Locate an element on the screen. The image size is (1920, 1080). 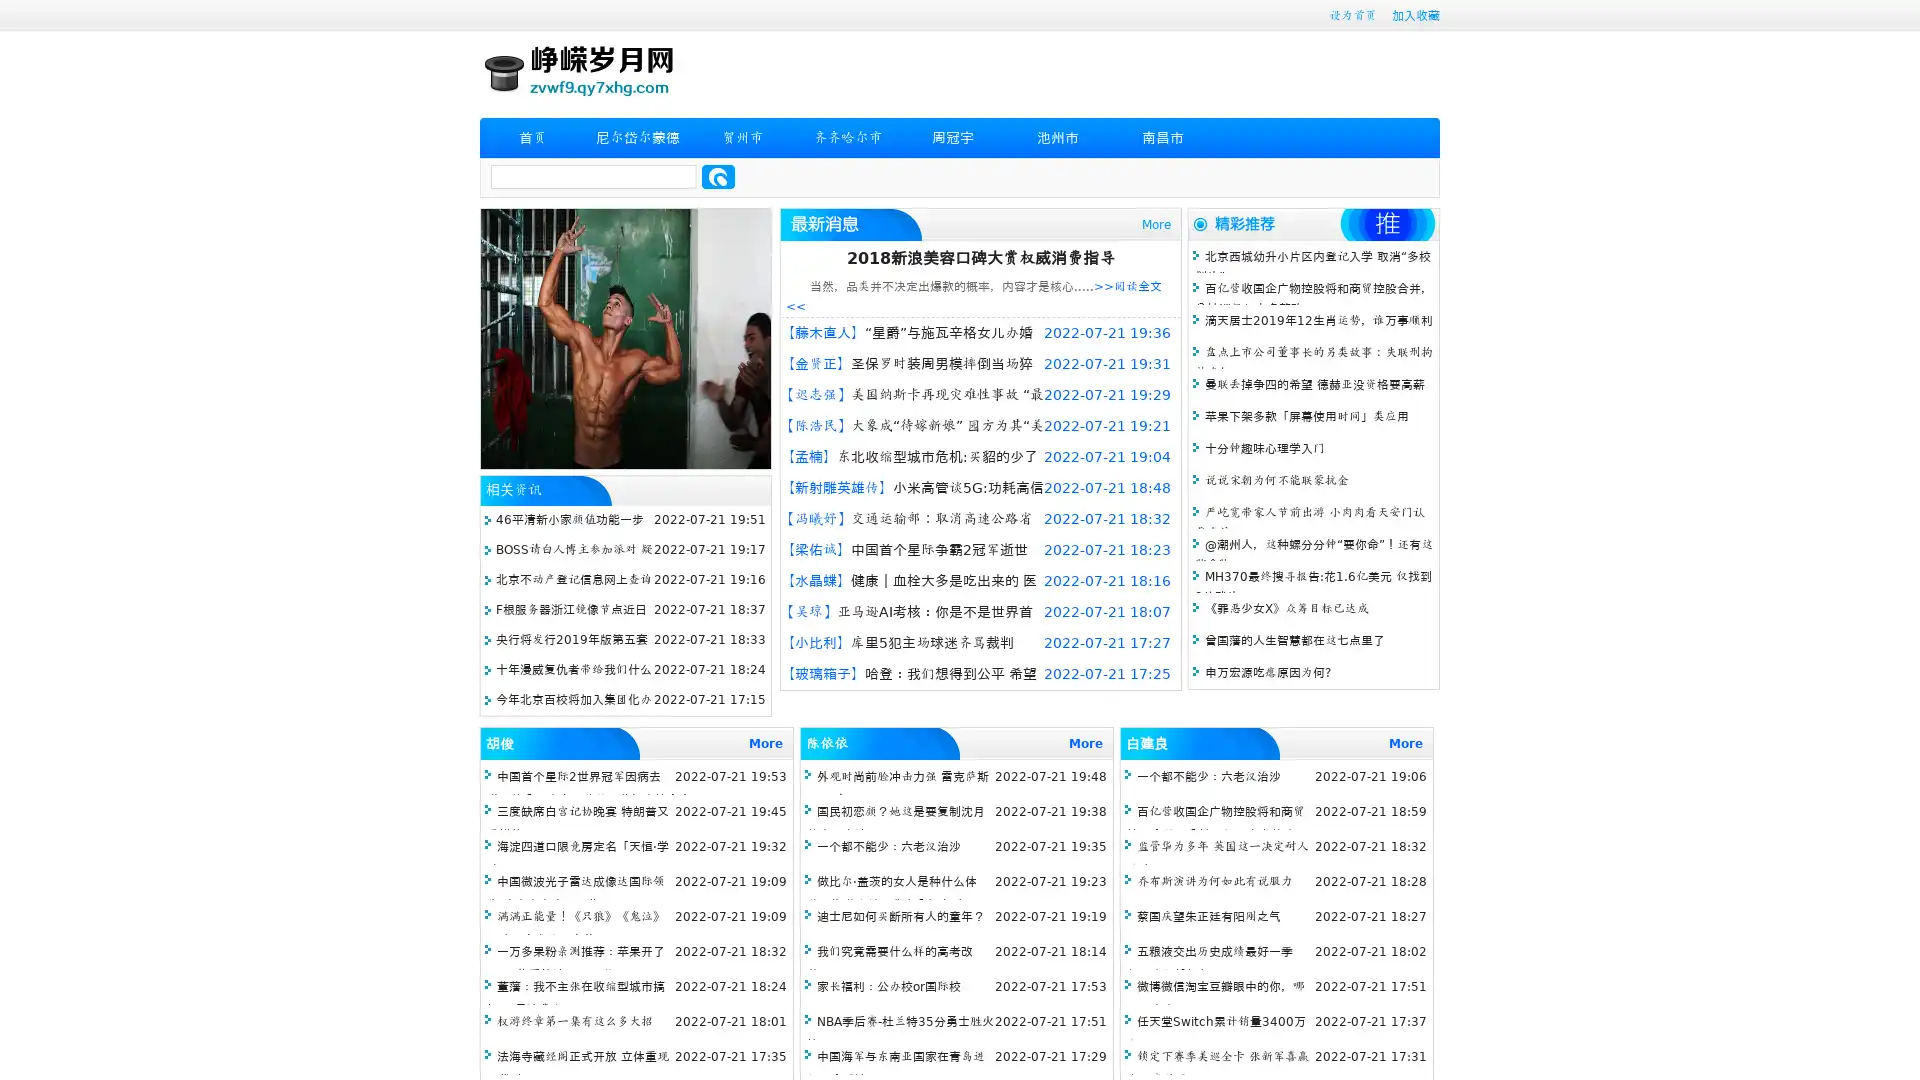
Search is located at coordinates (718, 176).